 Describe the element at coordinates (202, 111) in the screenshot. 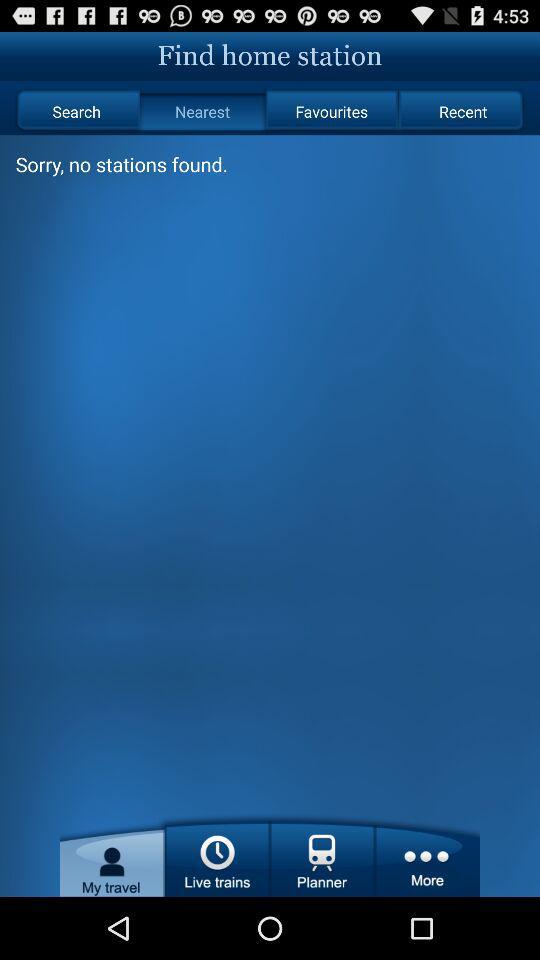

I see `the icon below the find home station item` at that location.